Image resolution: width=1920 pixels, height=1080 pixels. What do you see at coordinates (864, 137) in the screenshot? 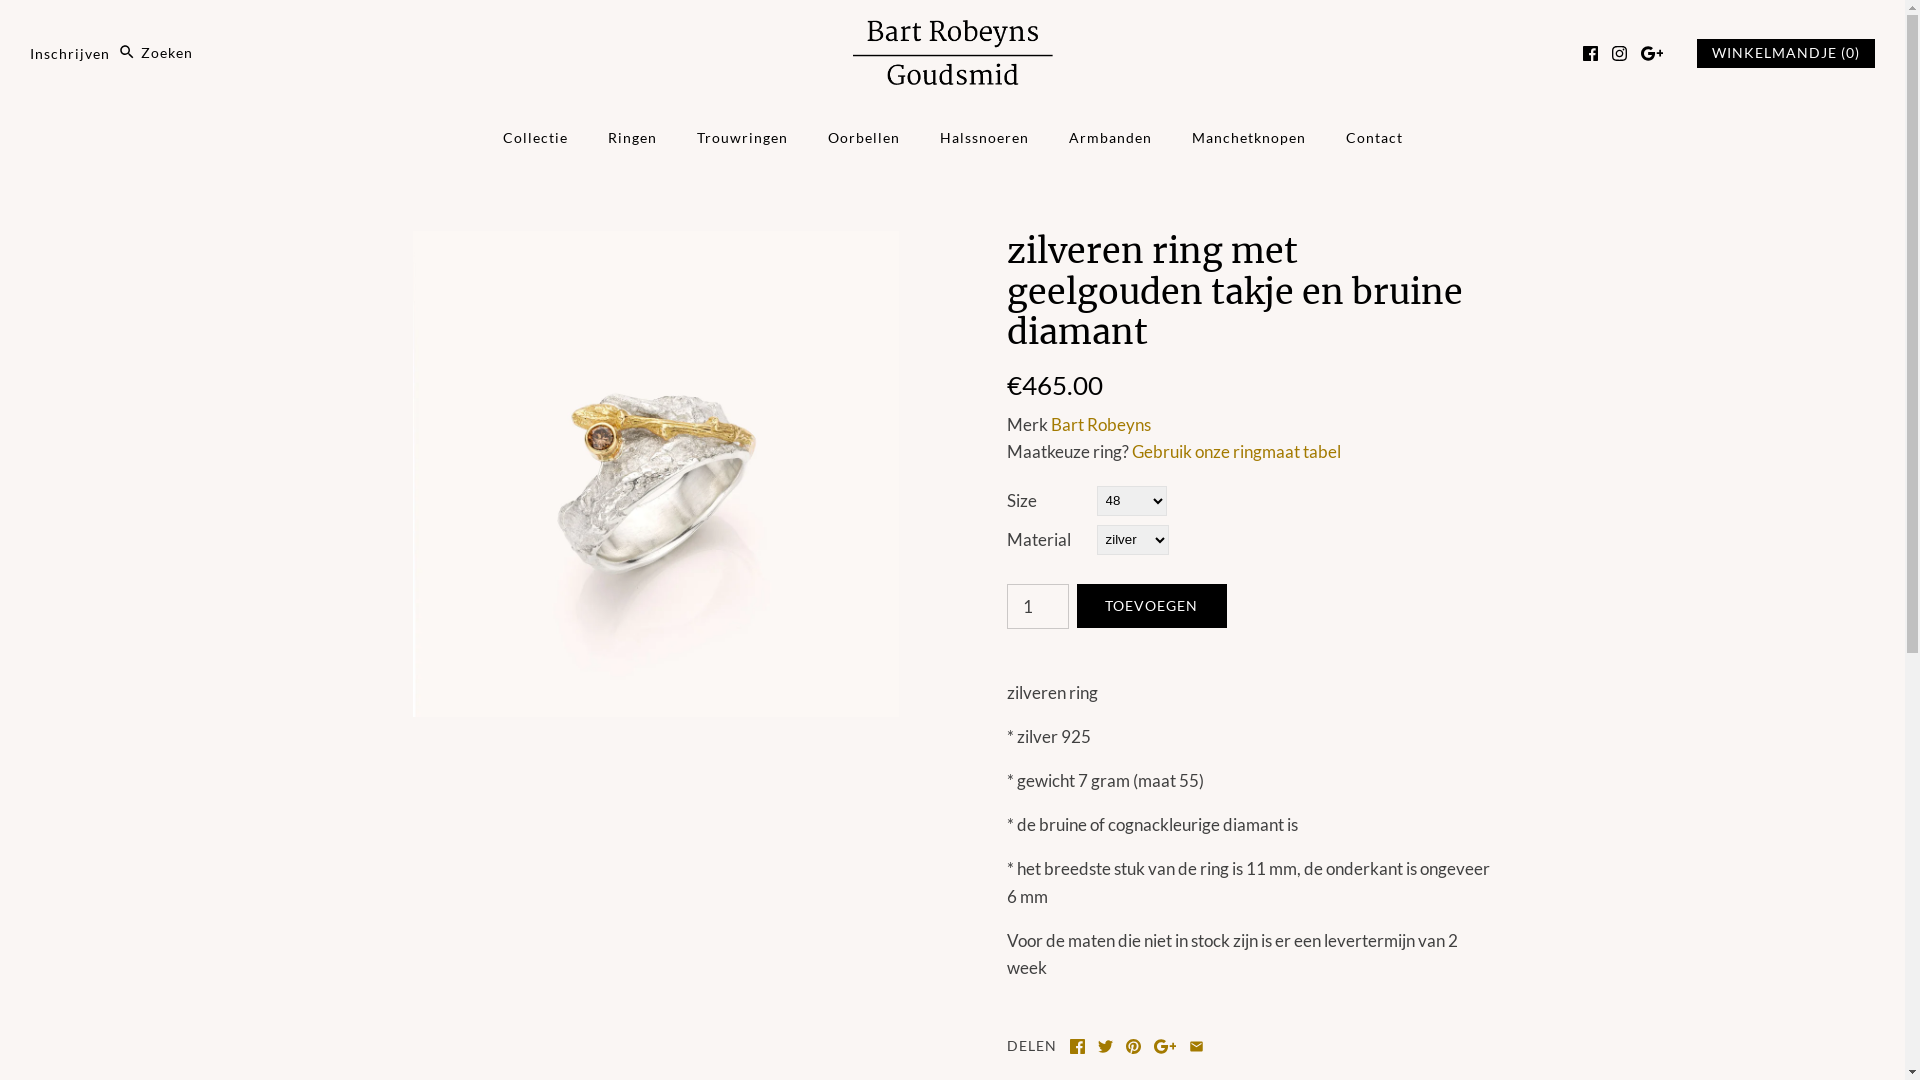
I see `'Oorbellen'` at bounding box center [864, 137].